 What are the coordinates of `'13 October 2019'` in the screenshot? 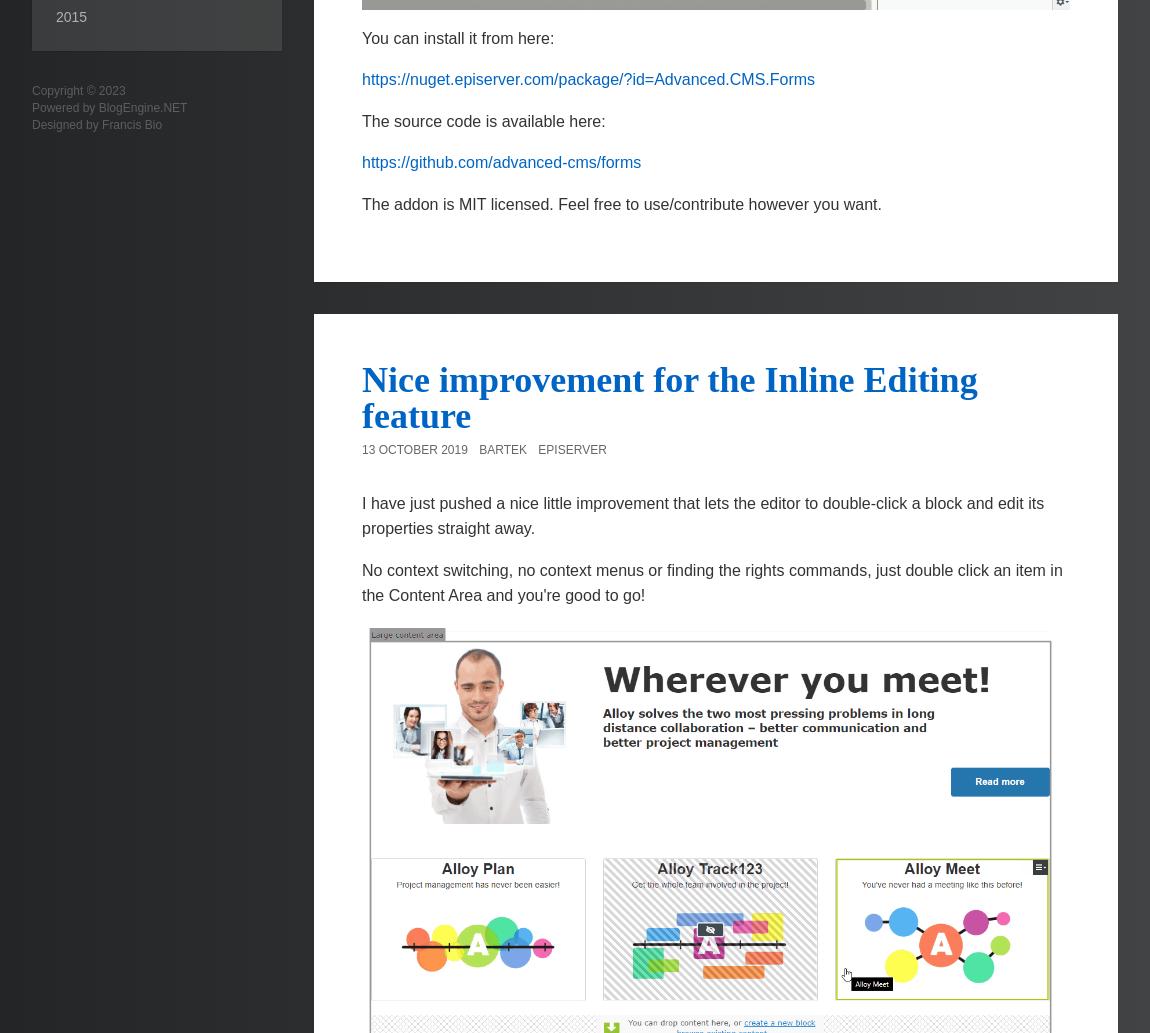 It's located at (414, 449).